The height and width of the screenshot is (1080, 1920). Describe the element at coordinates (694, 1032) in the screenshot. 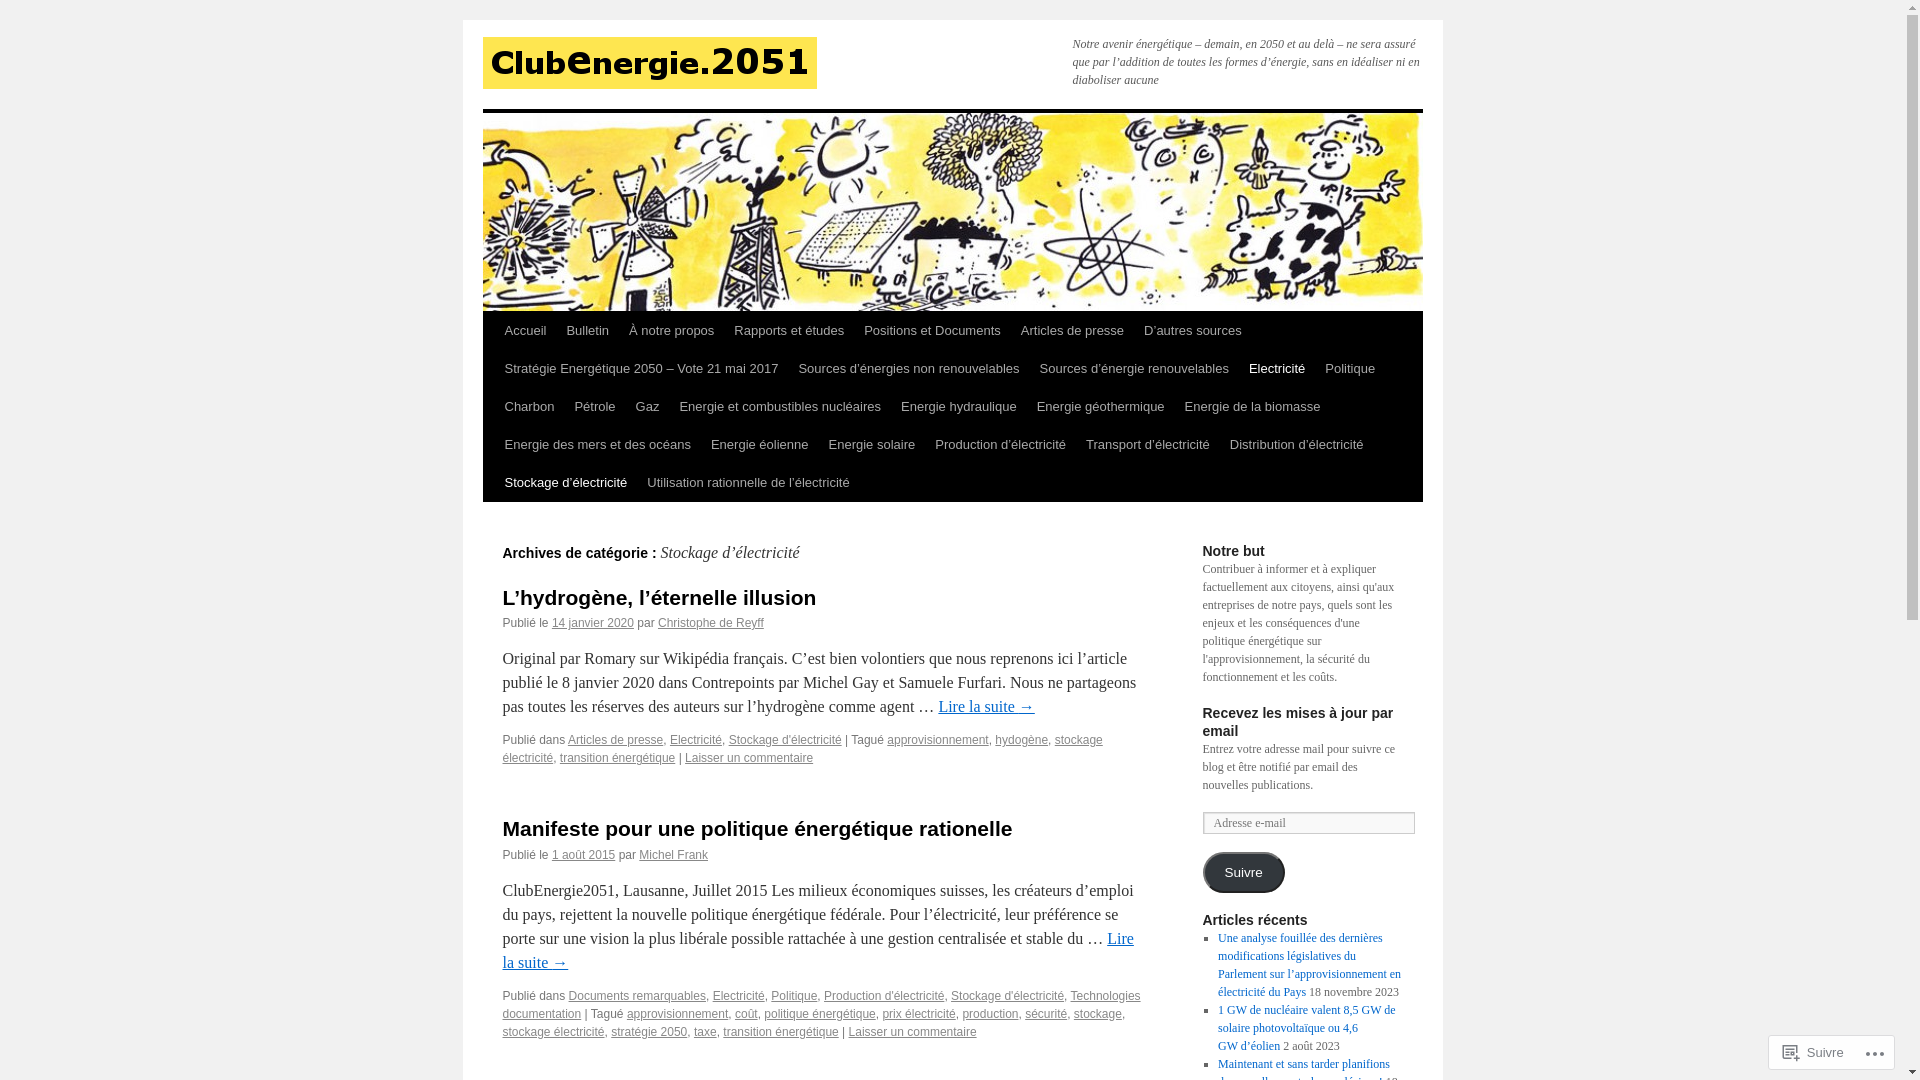

I see `'taxe'` at that location.